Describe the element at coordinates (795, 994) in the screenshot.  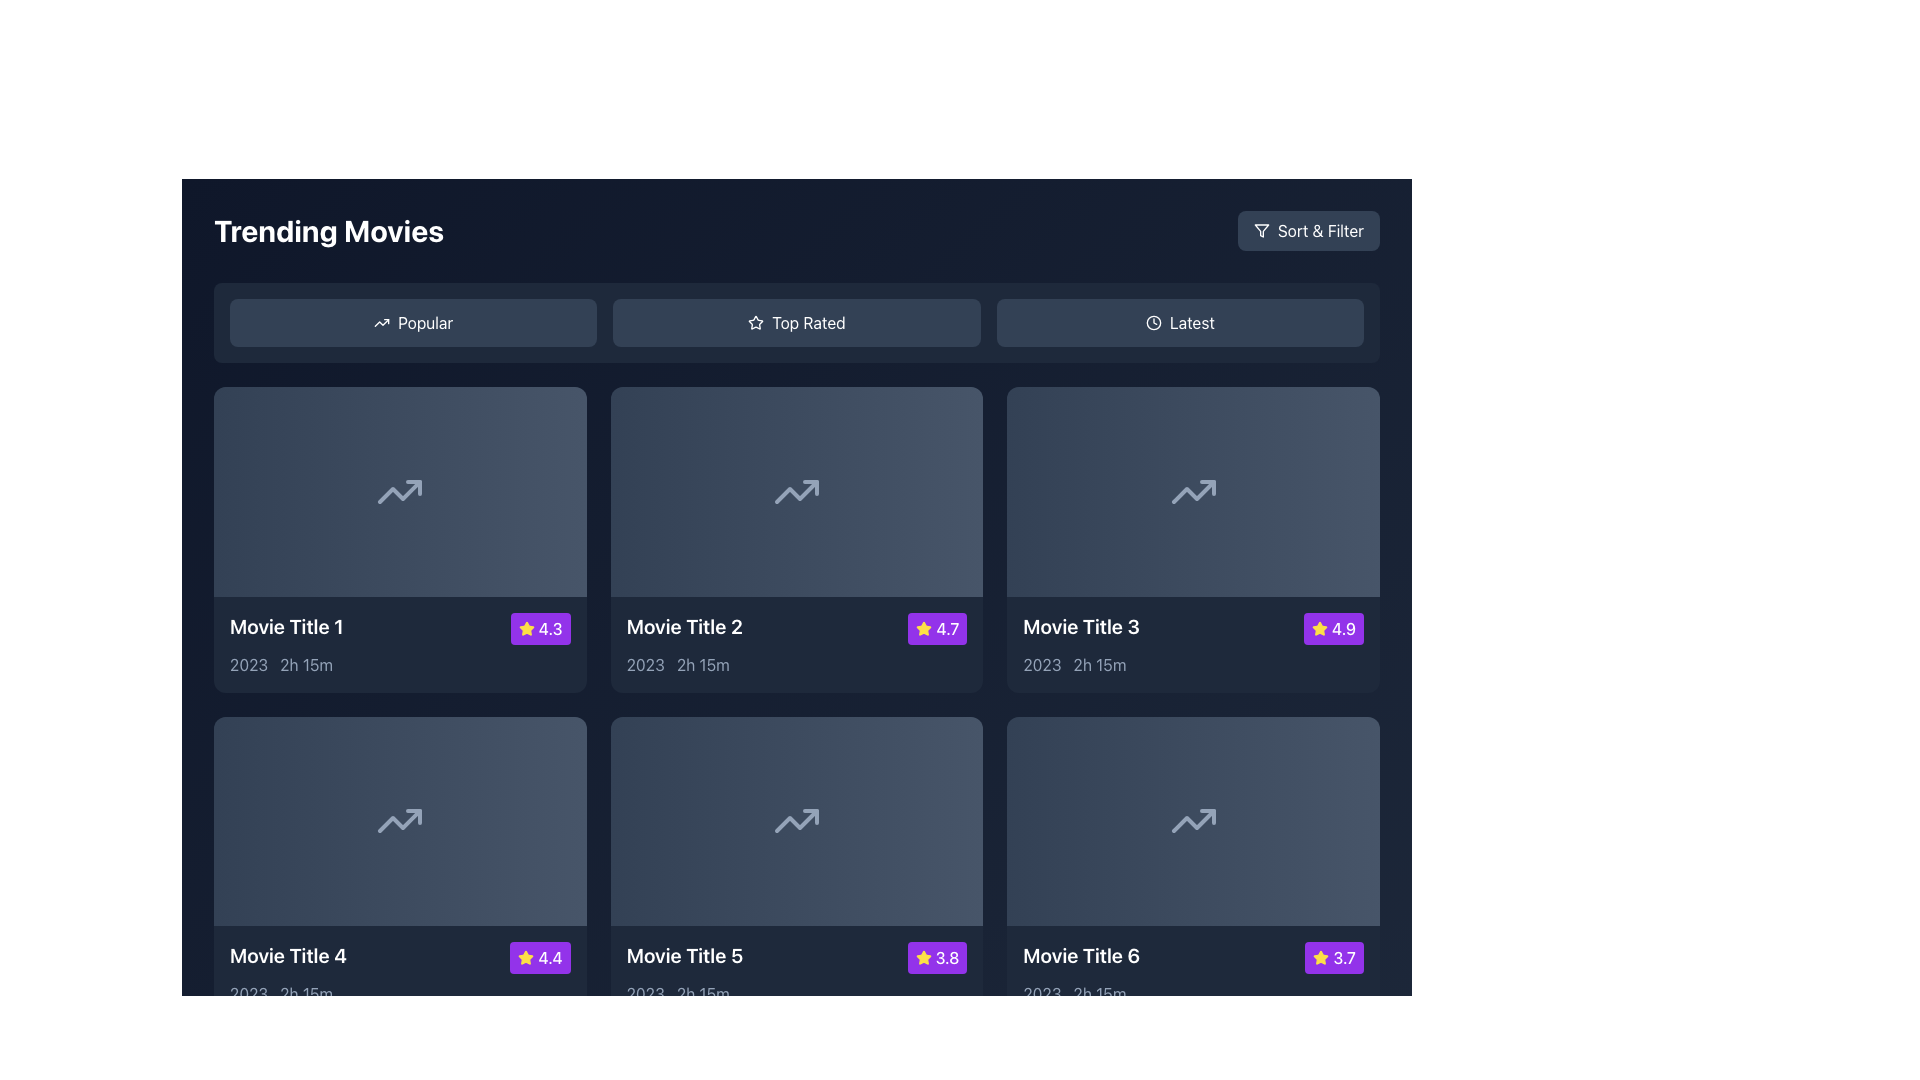
I see `the text label that provides additional information about the movie, located below the title and rating of the fifth movie card in the grid of trending movies` at that location.